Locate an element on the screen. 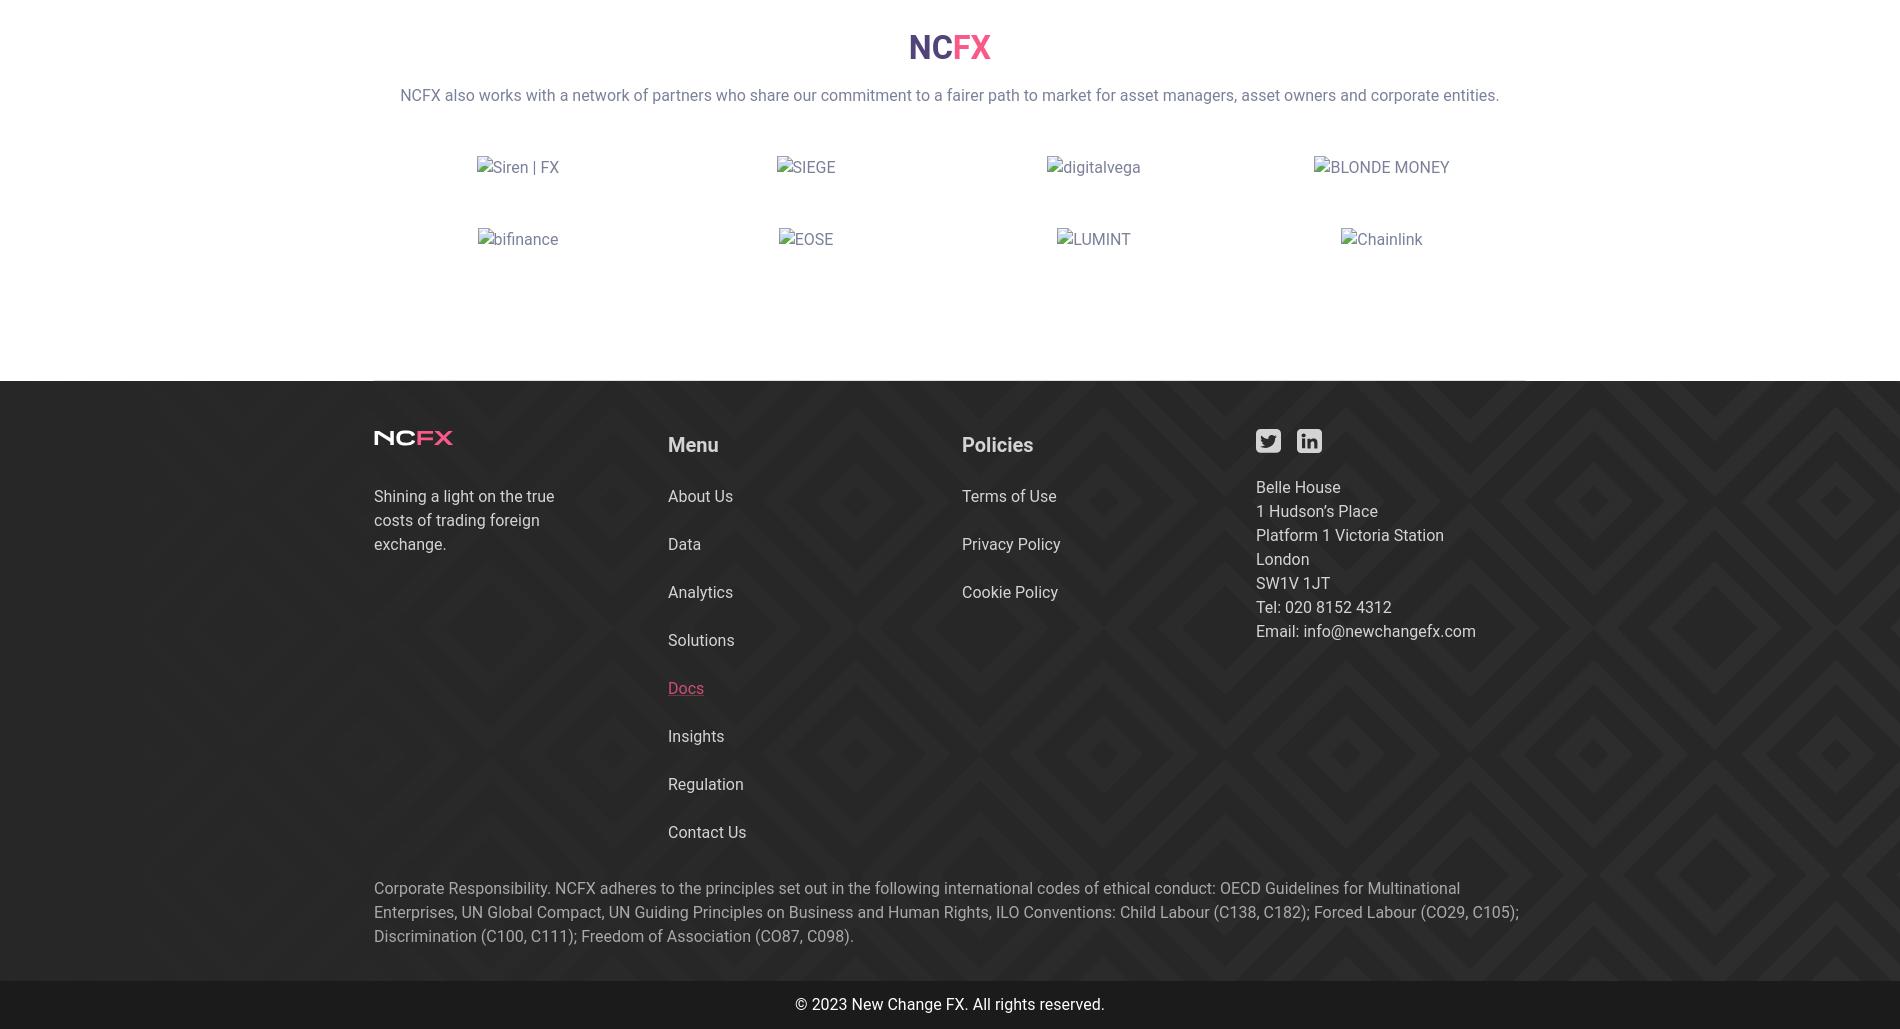 Image resolution: width=1900 pixels, height=1029 pixels. 'NCFX also works with a network of partners who share our commitment to a fairer path to market for asset managers, asset owners and corporate entities.' is located at coordinates (948, 93).